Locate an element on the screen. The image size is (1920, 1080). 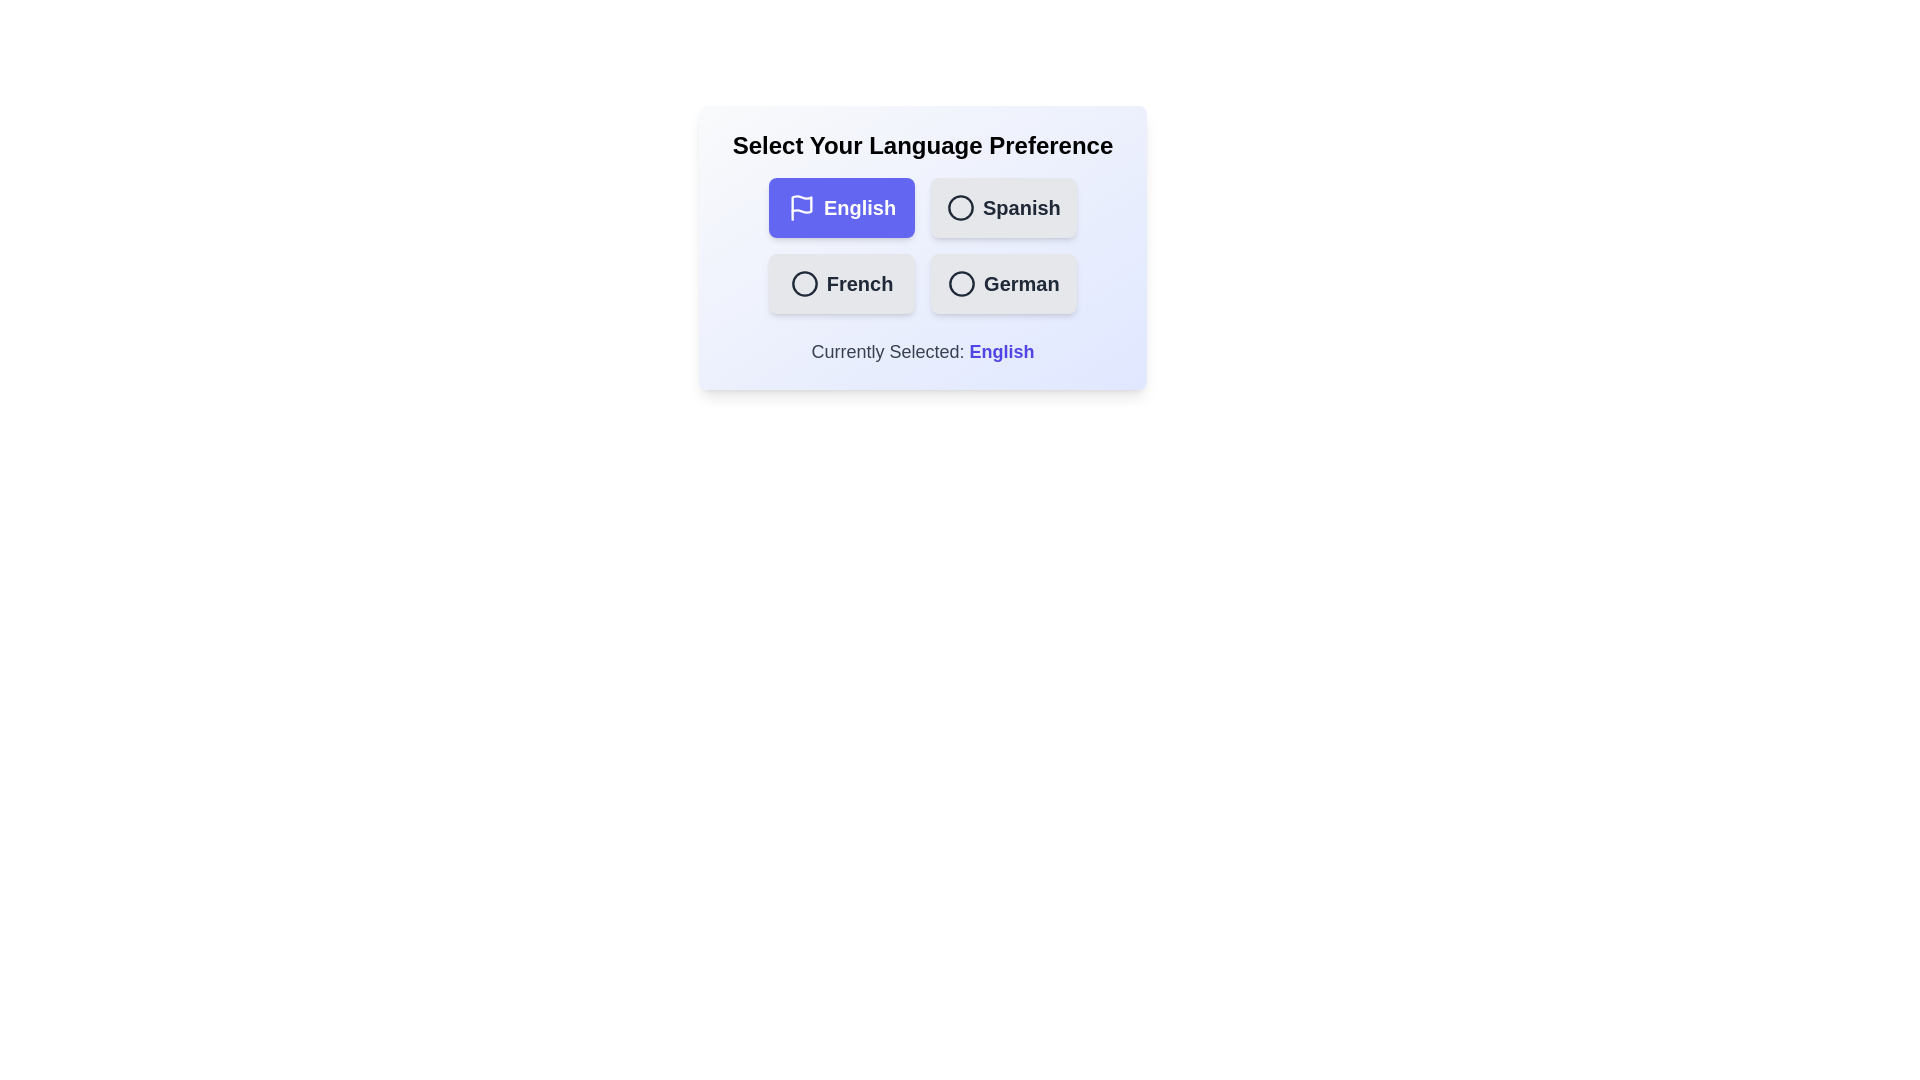
the language French by clicking on its button is located at coordinates (841, 284).